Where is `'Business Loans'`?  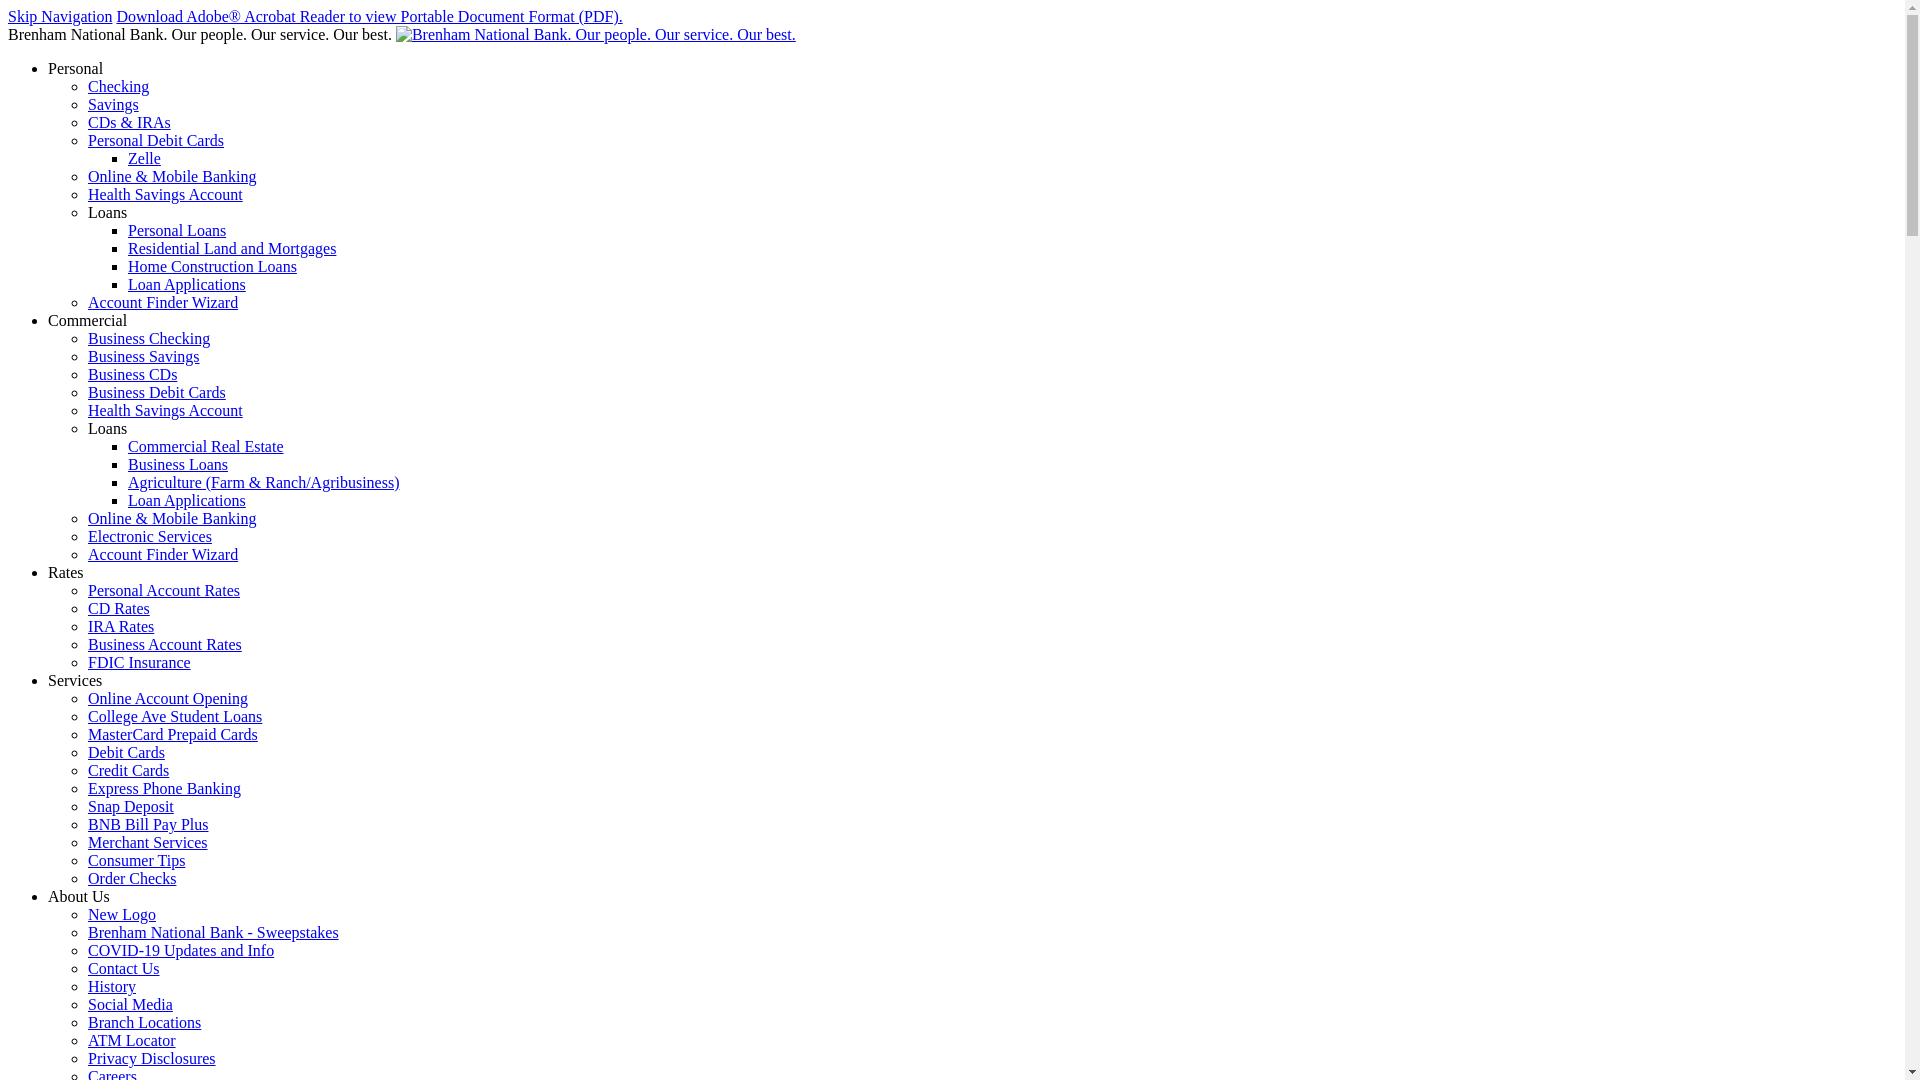 'Business Loans' is located at coordinates (177, 464).